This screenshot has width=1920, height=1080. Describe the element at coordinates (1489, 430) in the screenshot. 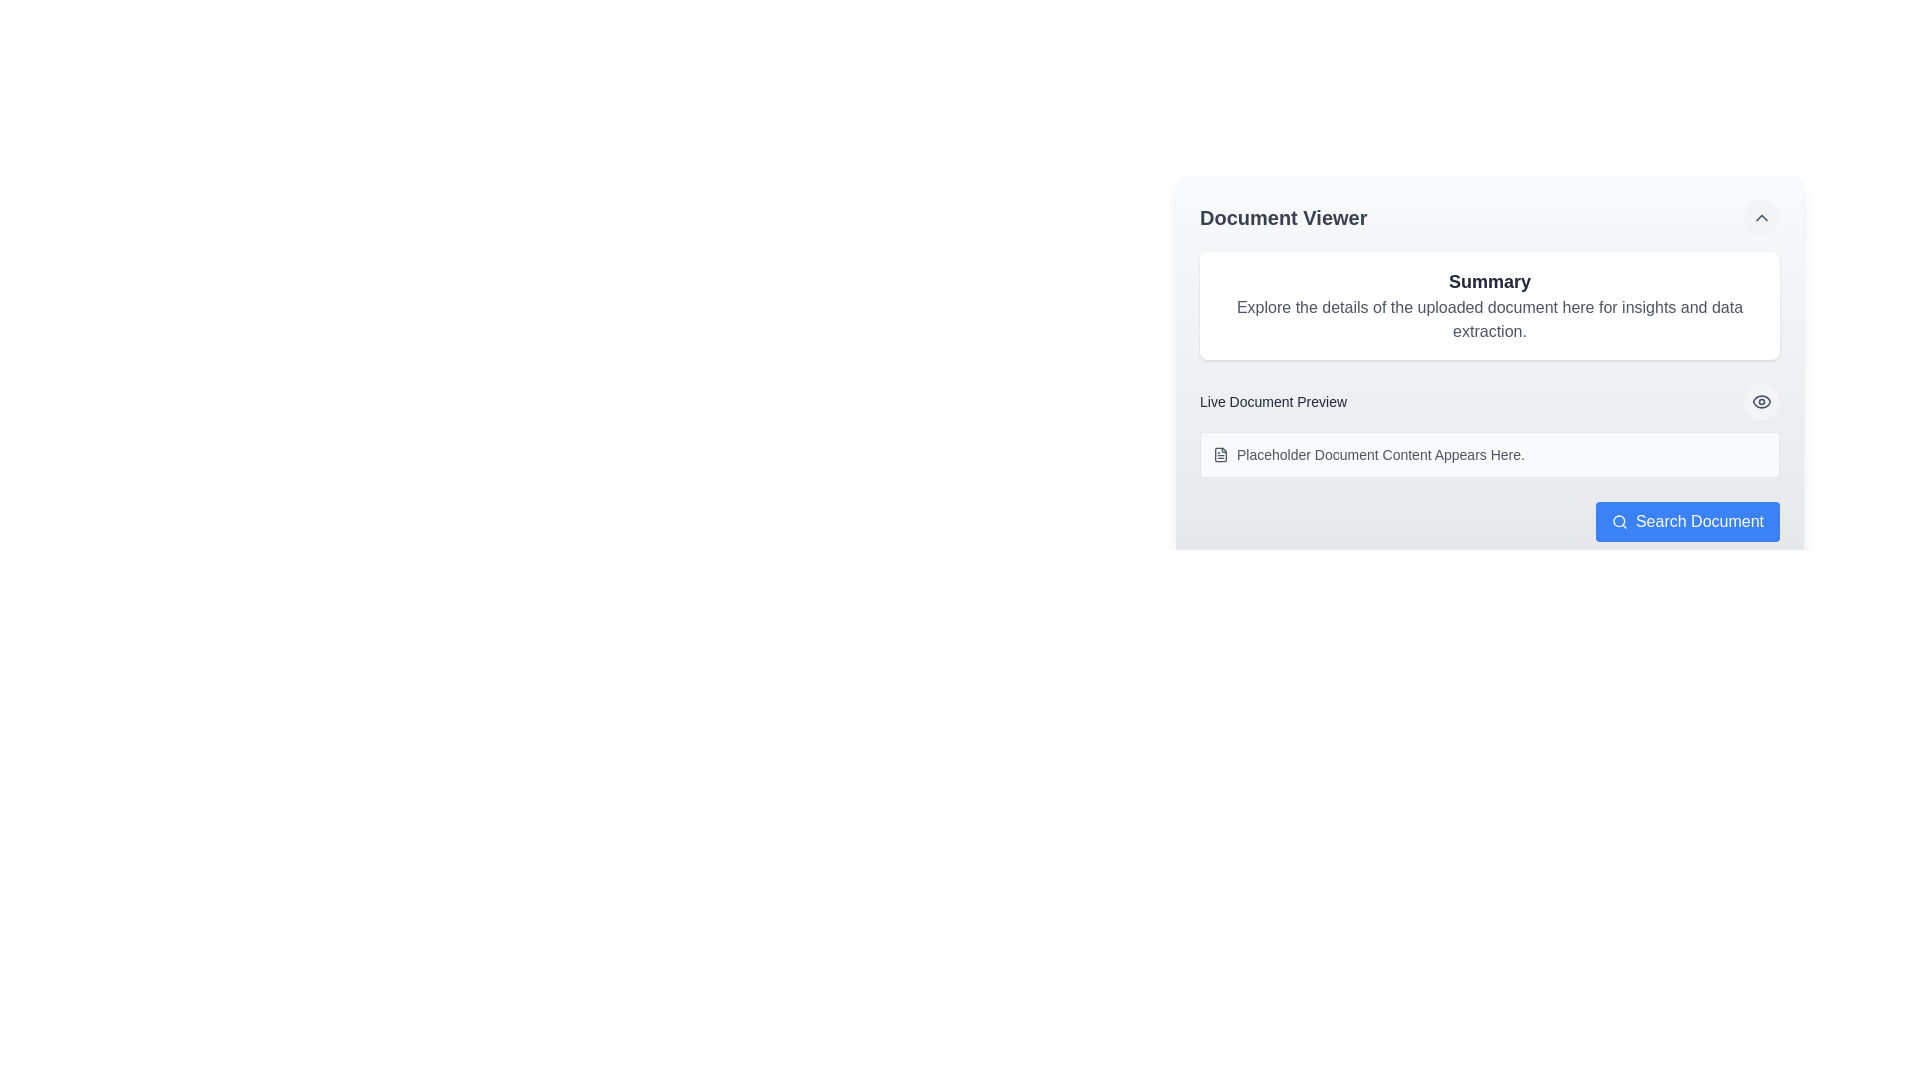

I see `the interactive areas within the preview panel for document contents, which is located centrally in the 'Document Viewer' component, below the 'Summary' section and above the 'Search Document' button` at that location.